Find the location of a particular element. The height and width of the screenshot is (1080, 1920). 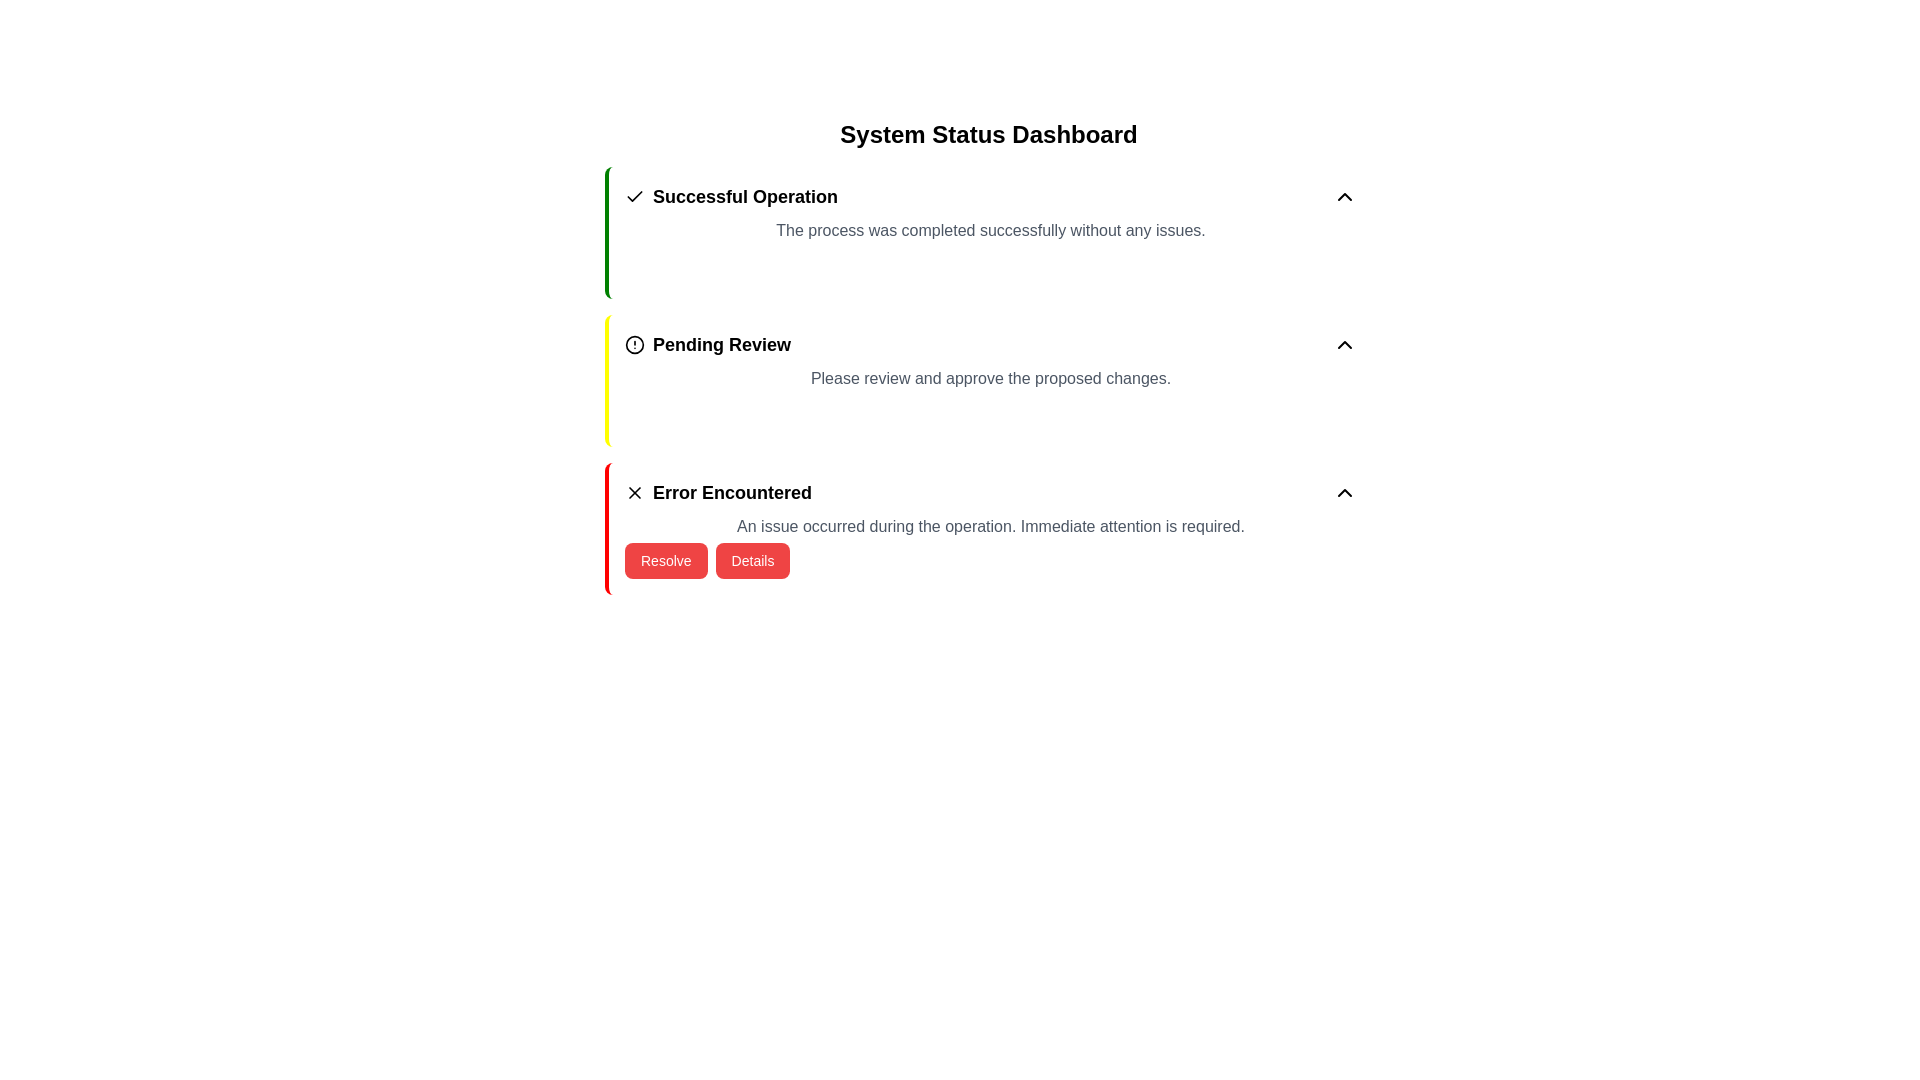

description in the Informational panel that indicates pending review and approval for proposed changes, located directly below the 'Successful Operation' section is located at coordinates (988, 381).